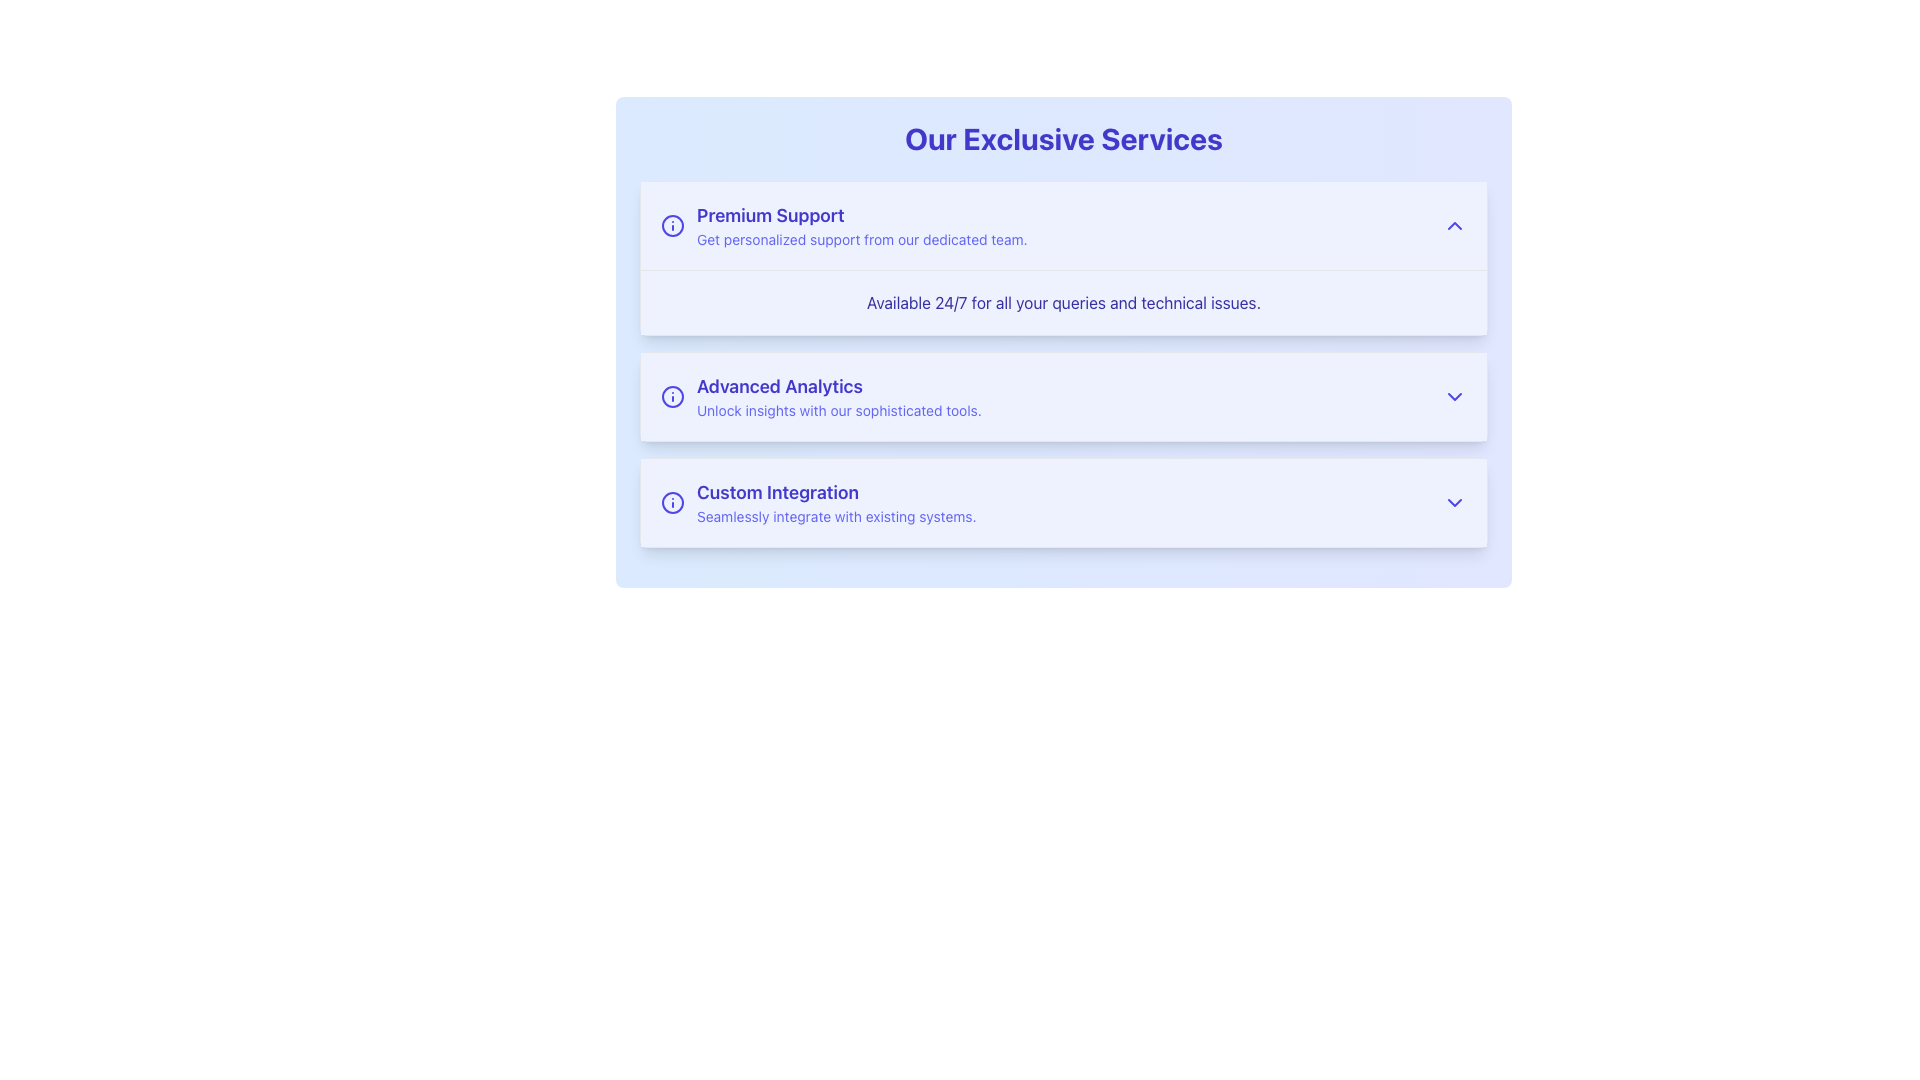 This screenshot has height=1080, width=1920. Describe the element at coordinates (836, 515) in the screenshot. I see `descriptive text providing context about the 'Custom Integration' service, which is positioned as the subtitle below the title 'Custom Integration'` at that location.